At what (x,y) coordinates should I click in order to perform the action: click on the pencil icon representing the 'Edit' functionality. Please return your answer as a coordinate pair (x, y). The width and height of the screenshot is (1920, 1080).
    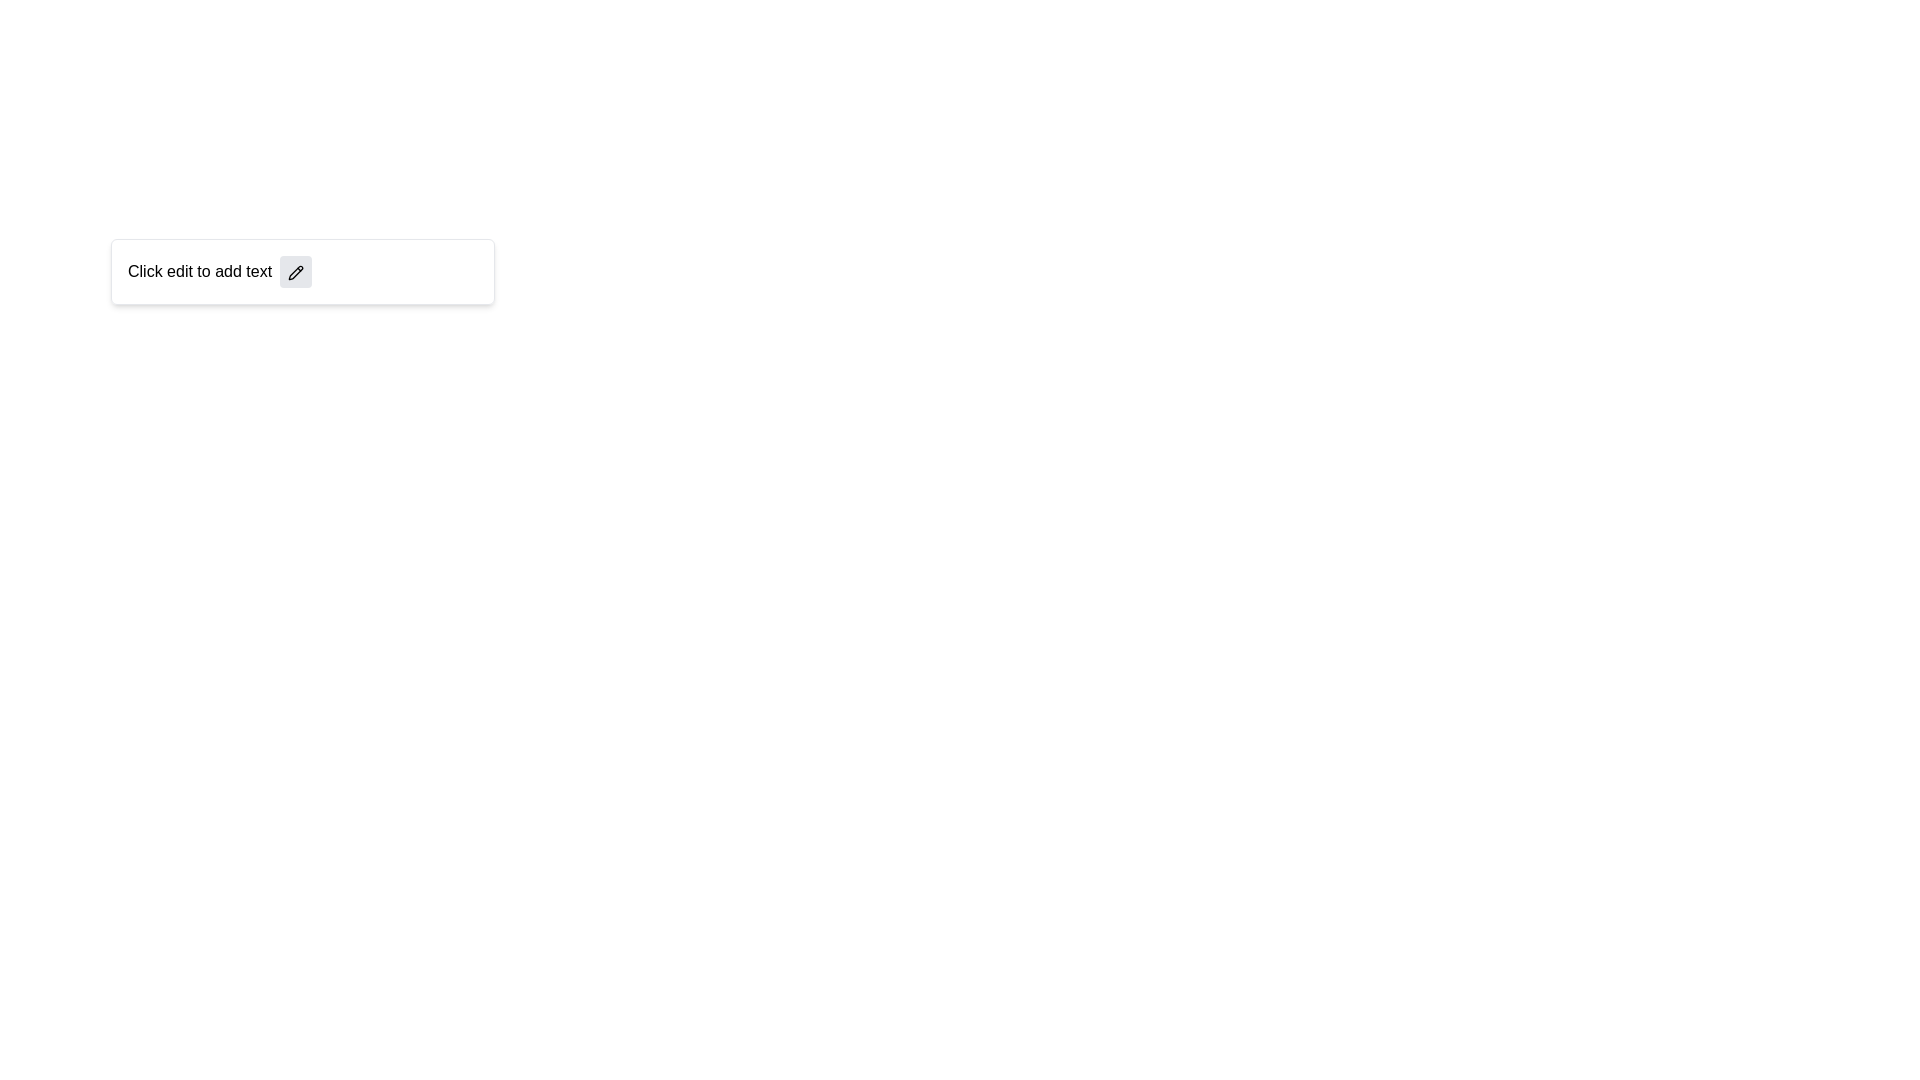
    Looking at the image, I should click on (295, 272).